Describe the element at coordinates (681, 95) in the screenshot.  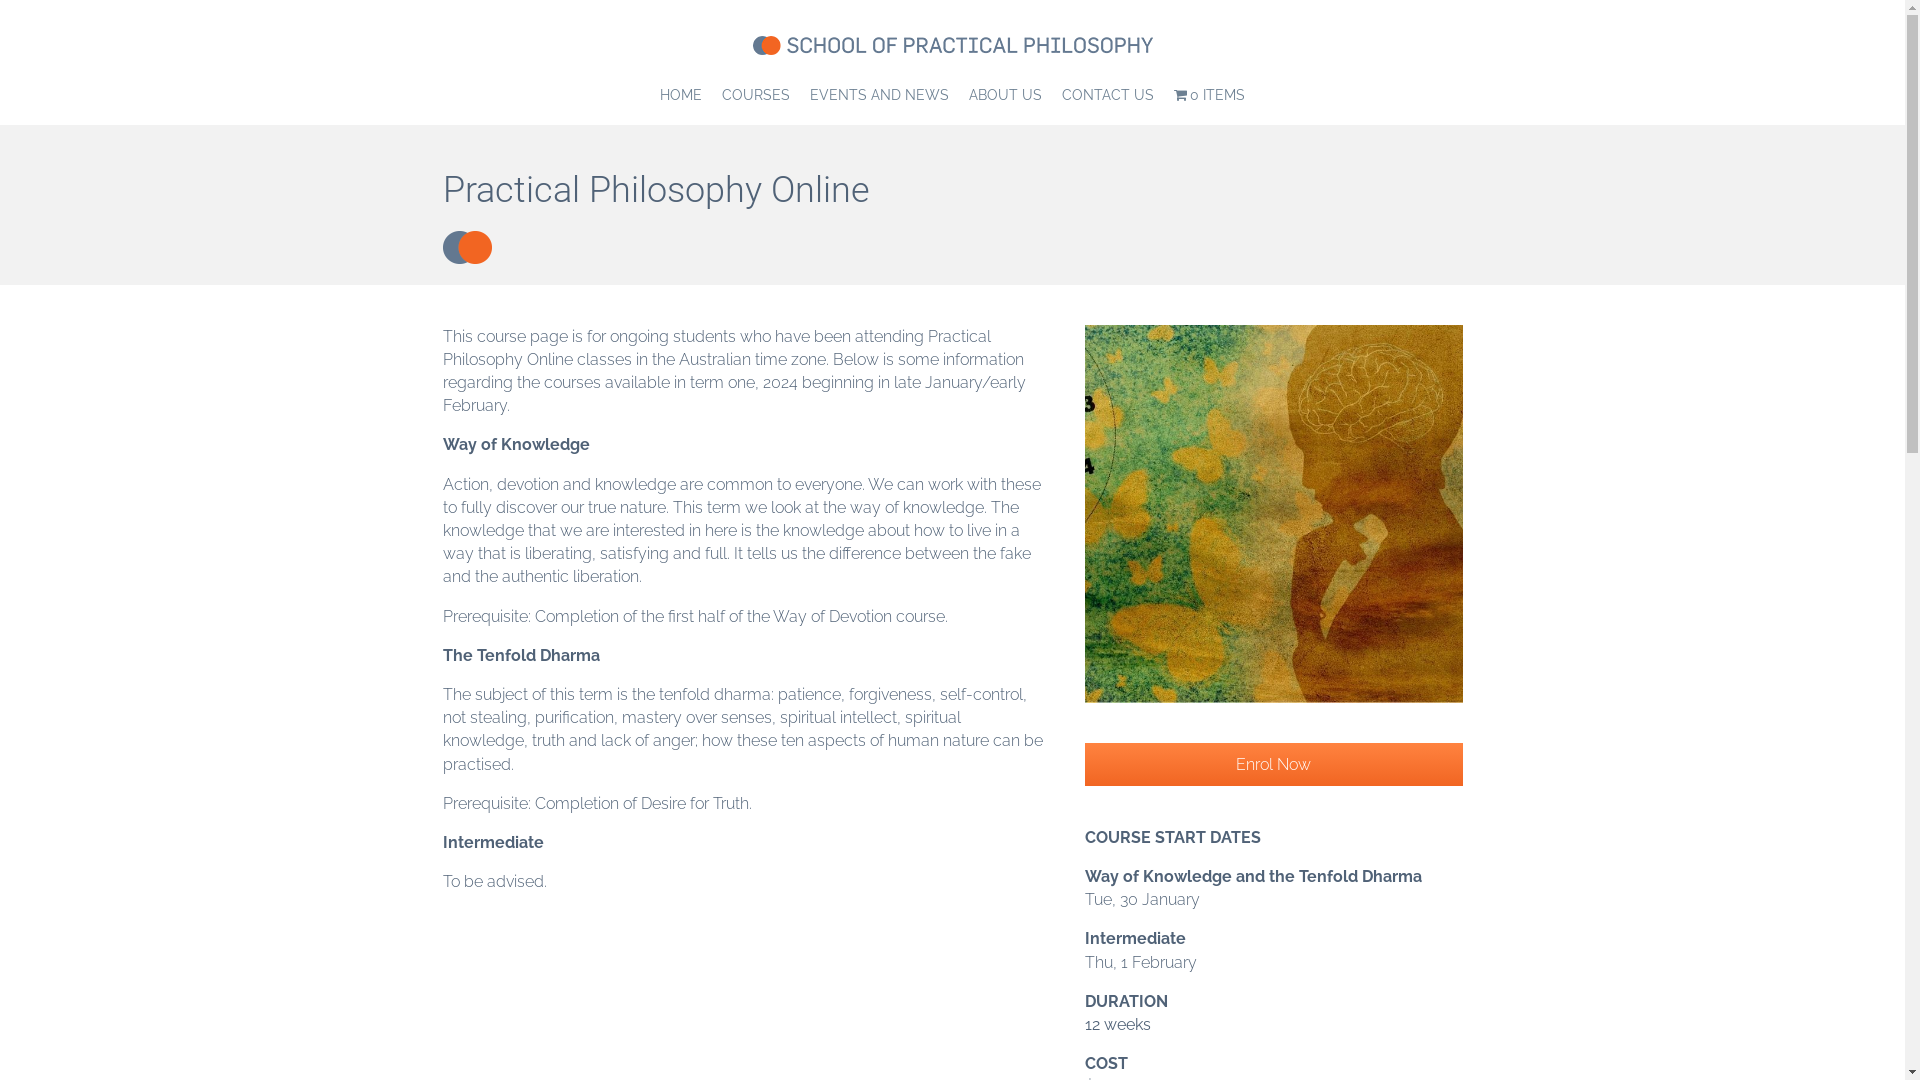
I see `'HOME'` at that location.